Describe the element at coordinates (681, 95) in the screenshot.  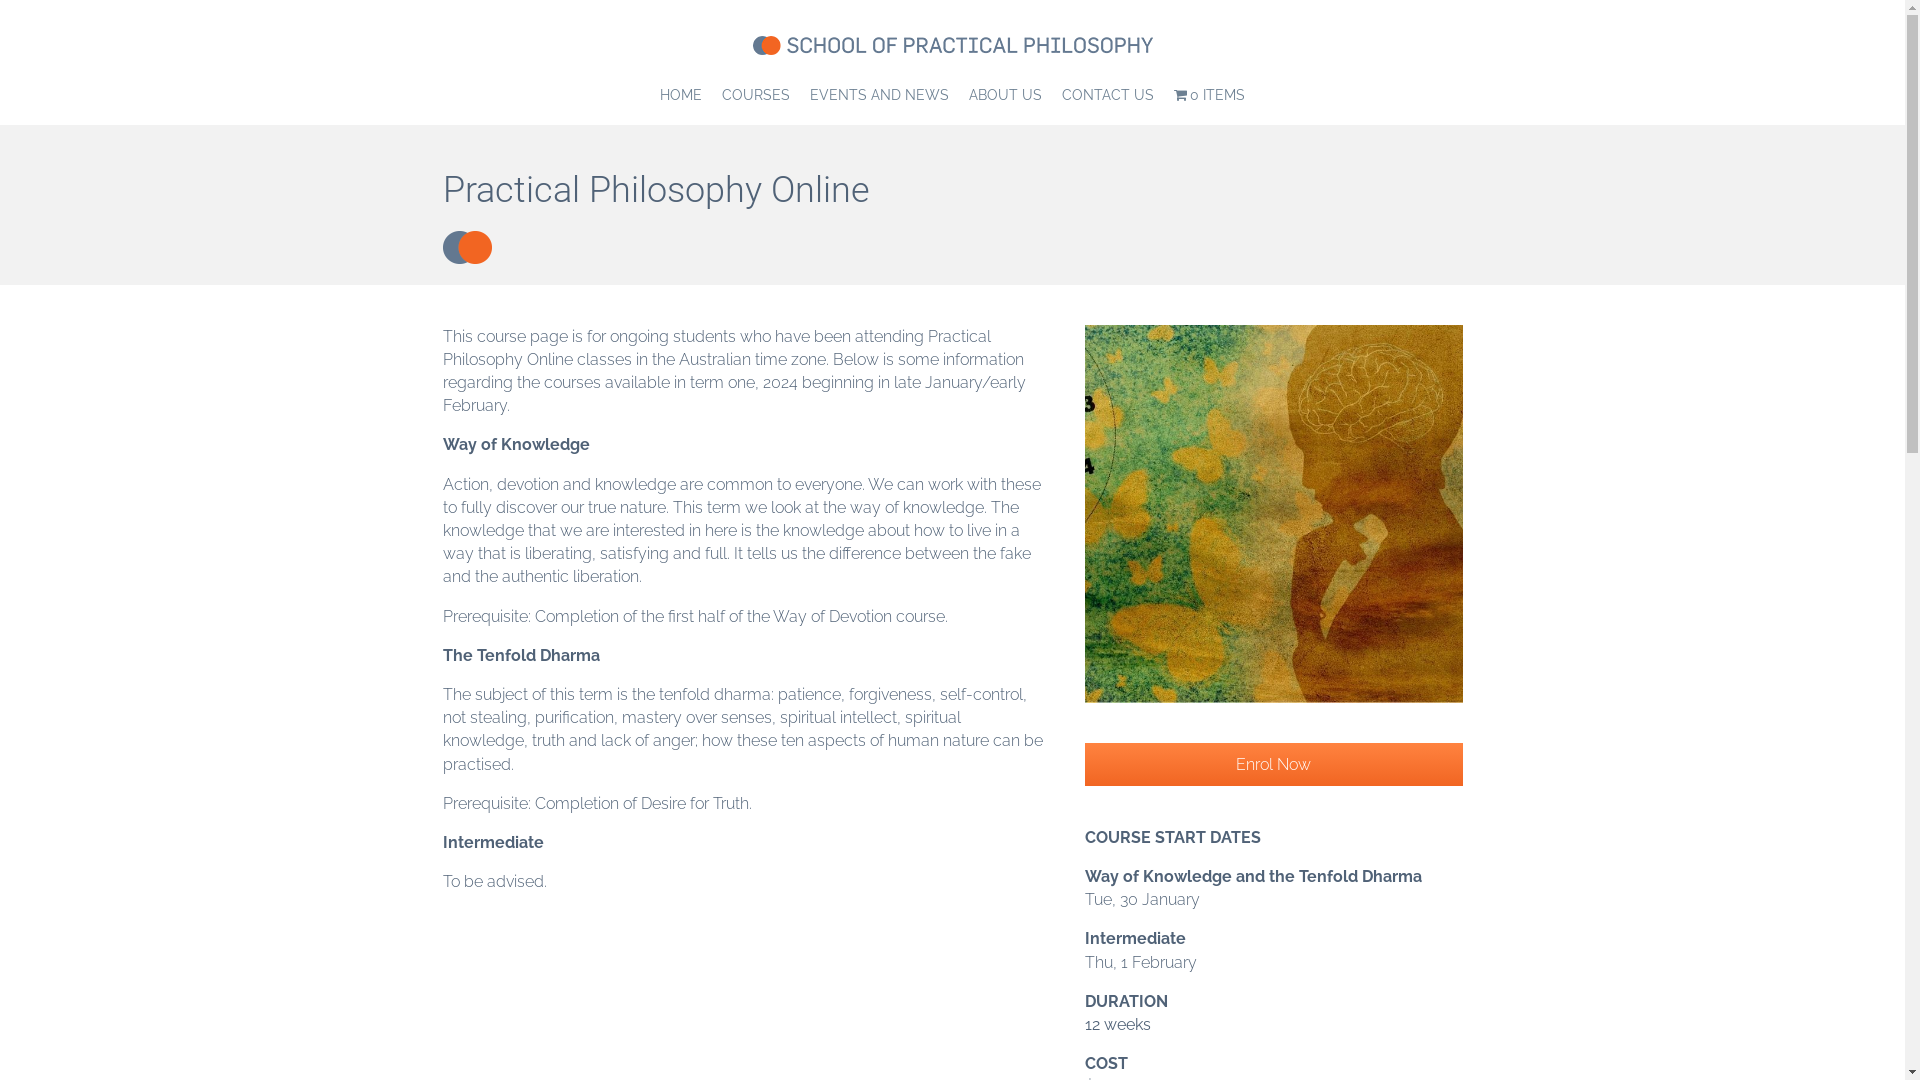
I see `'HOME'` at that location.